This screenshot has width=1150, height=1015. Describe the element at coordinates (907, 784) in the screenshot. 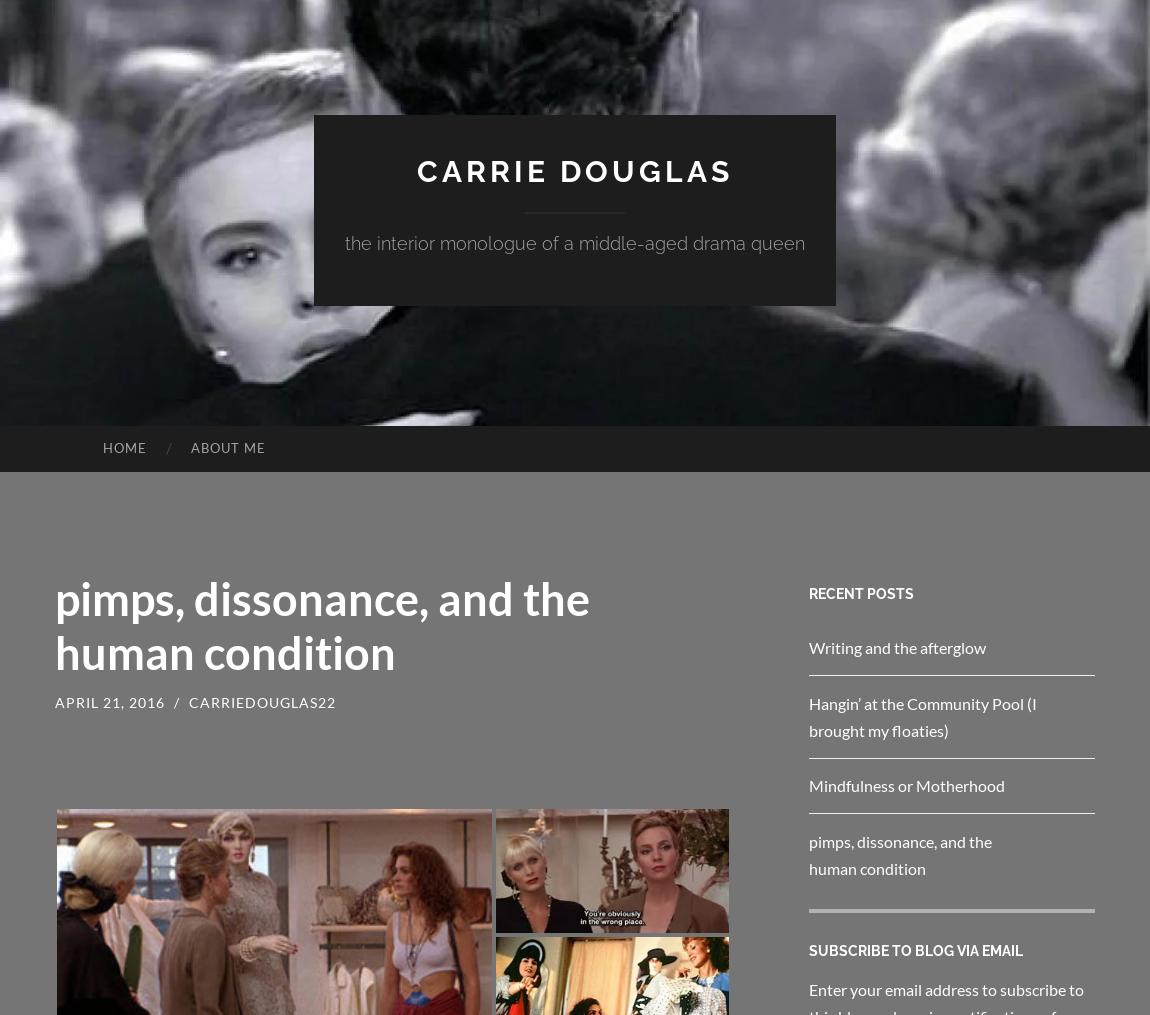

I see `'Mindfulness or Motherhood'` at that location.